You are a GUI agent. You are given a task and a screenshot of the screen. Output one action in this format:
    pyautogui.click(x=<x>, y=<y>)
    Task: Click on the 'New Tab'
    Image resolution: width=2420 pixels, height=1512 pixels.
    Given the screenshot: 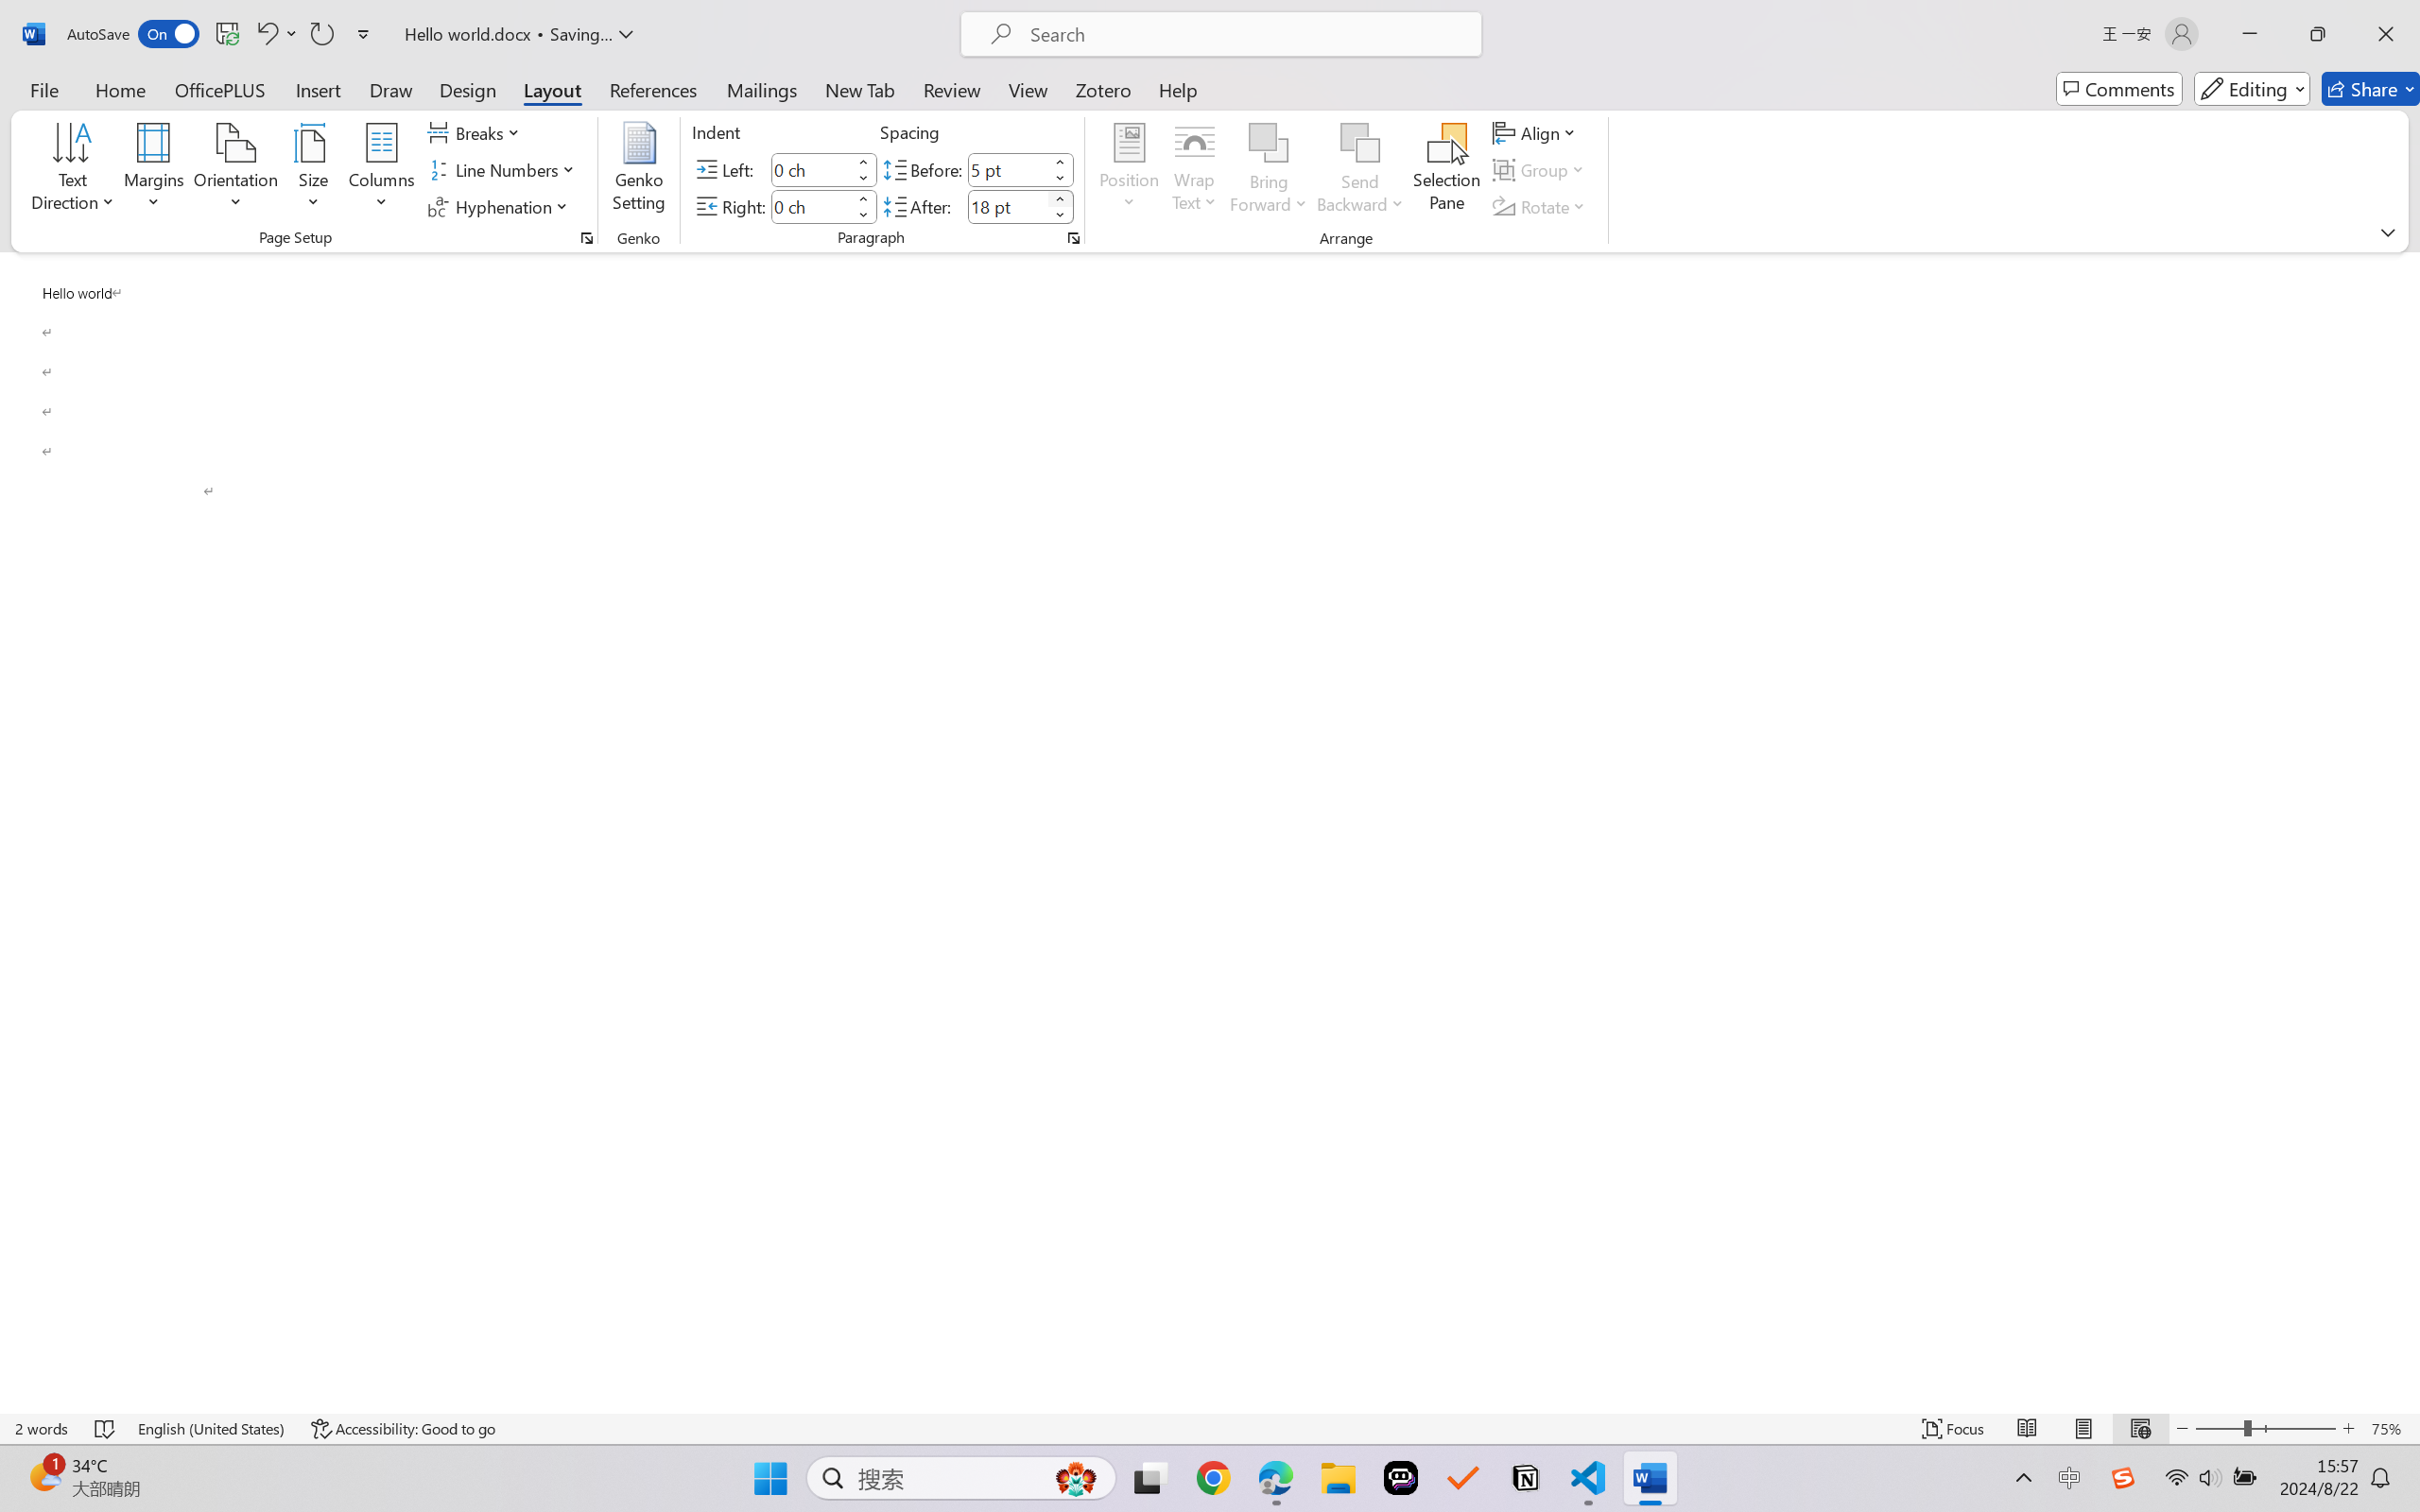 What is the action you would take?
    pyautogui.click(x=859, y=88)
    